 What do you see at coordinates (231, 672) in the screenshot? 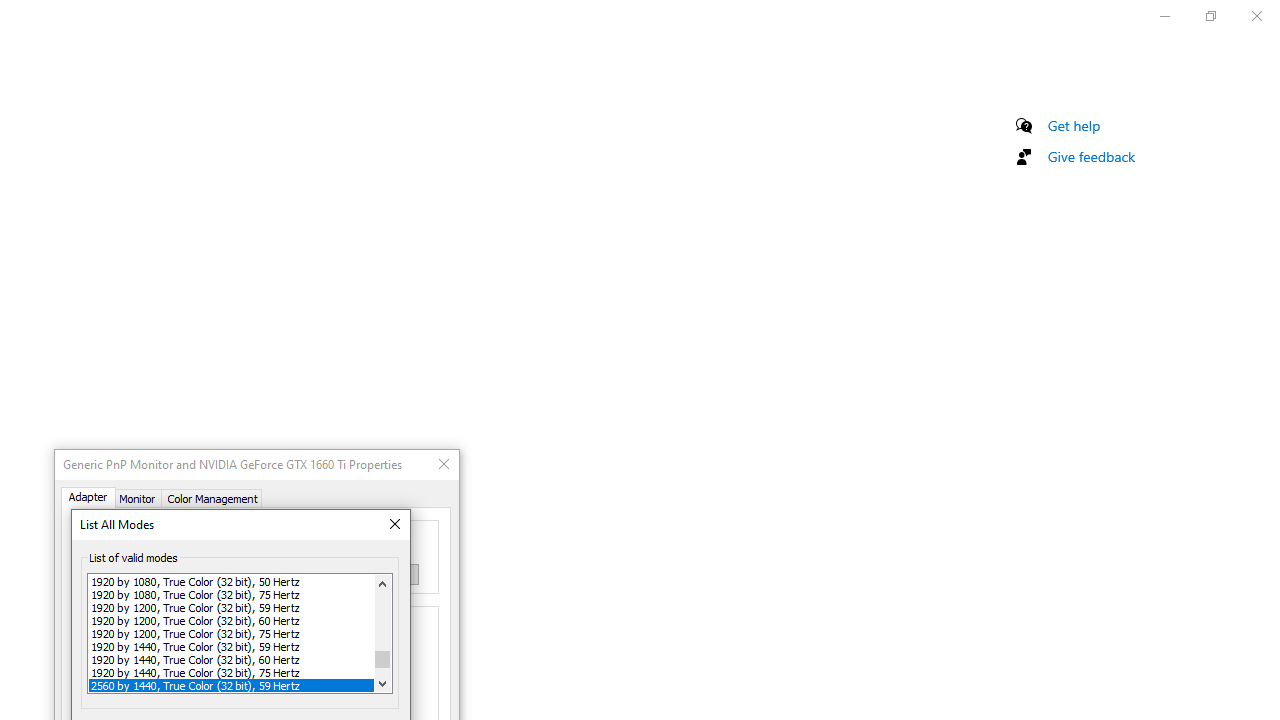
I see `'1920 by 1440, True Color (32 bit), 75 Hertz'` at bounding box center [231, 672].